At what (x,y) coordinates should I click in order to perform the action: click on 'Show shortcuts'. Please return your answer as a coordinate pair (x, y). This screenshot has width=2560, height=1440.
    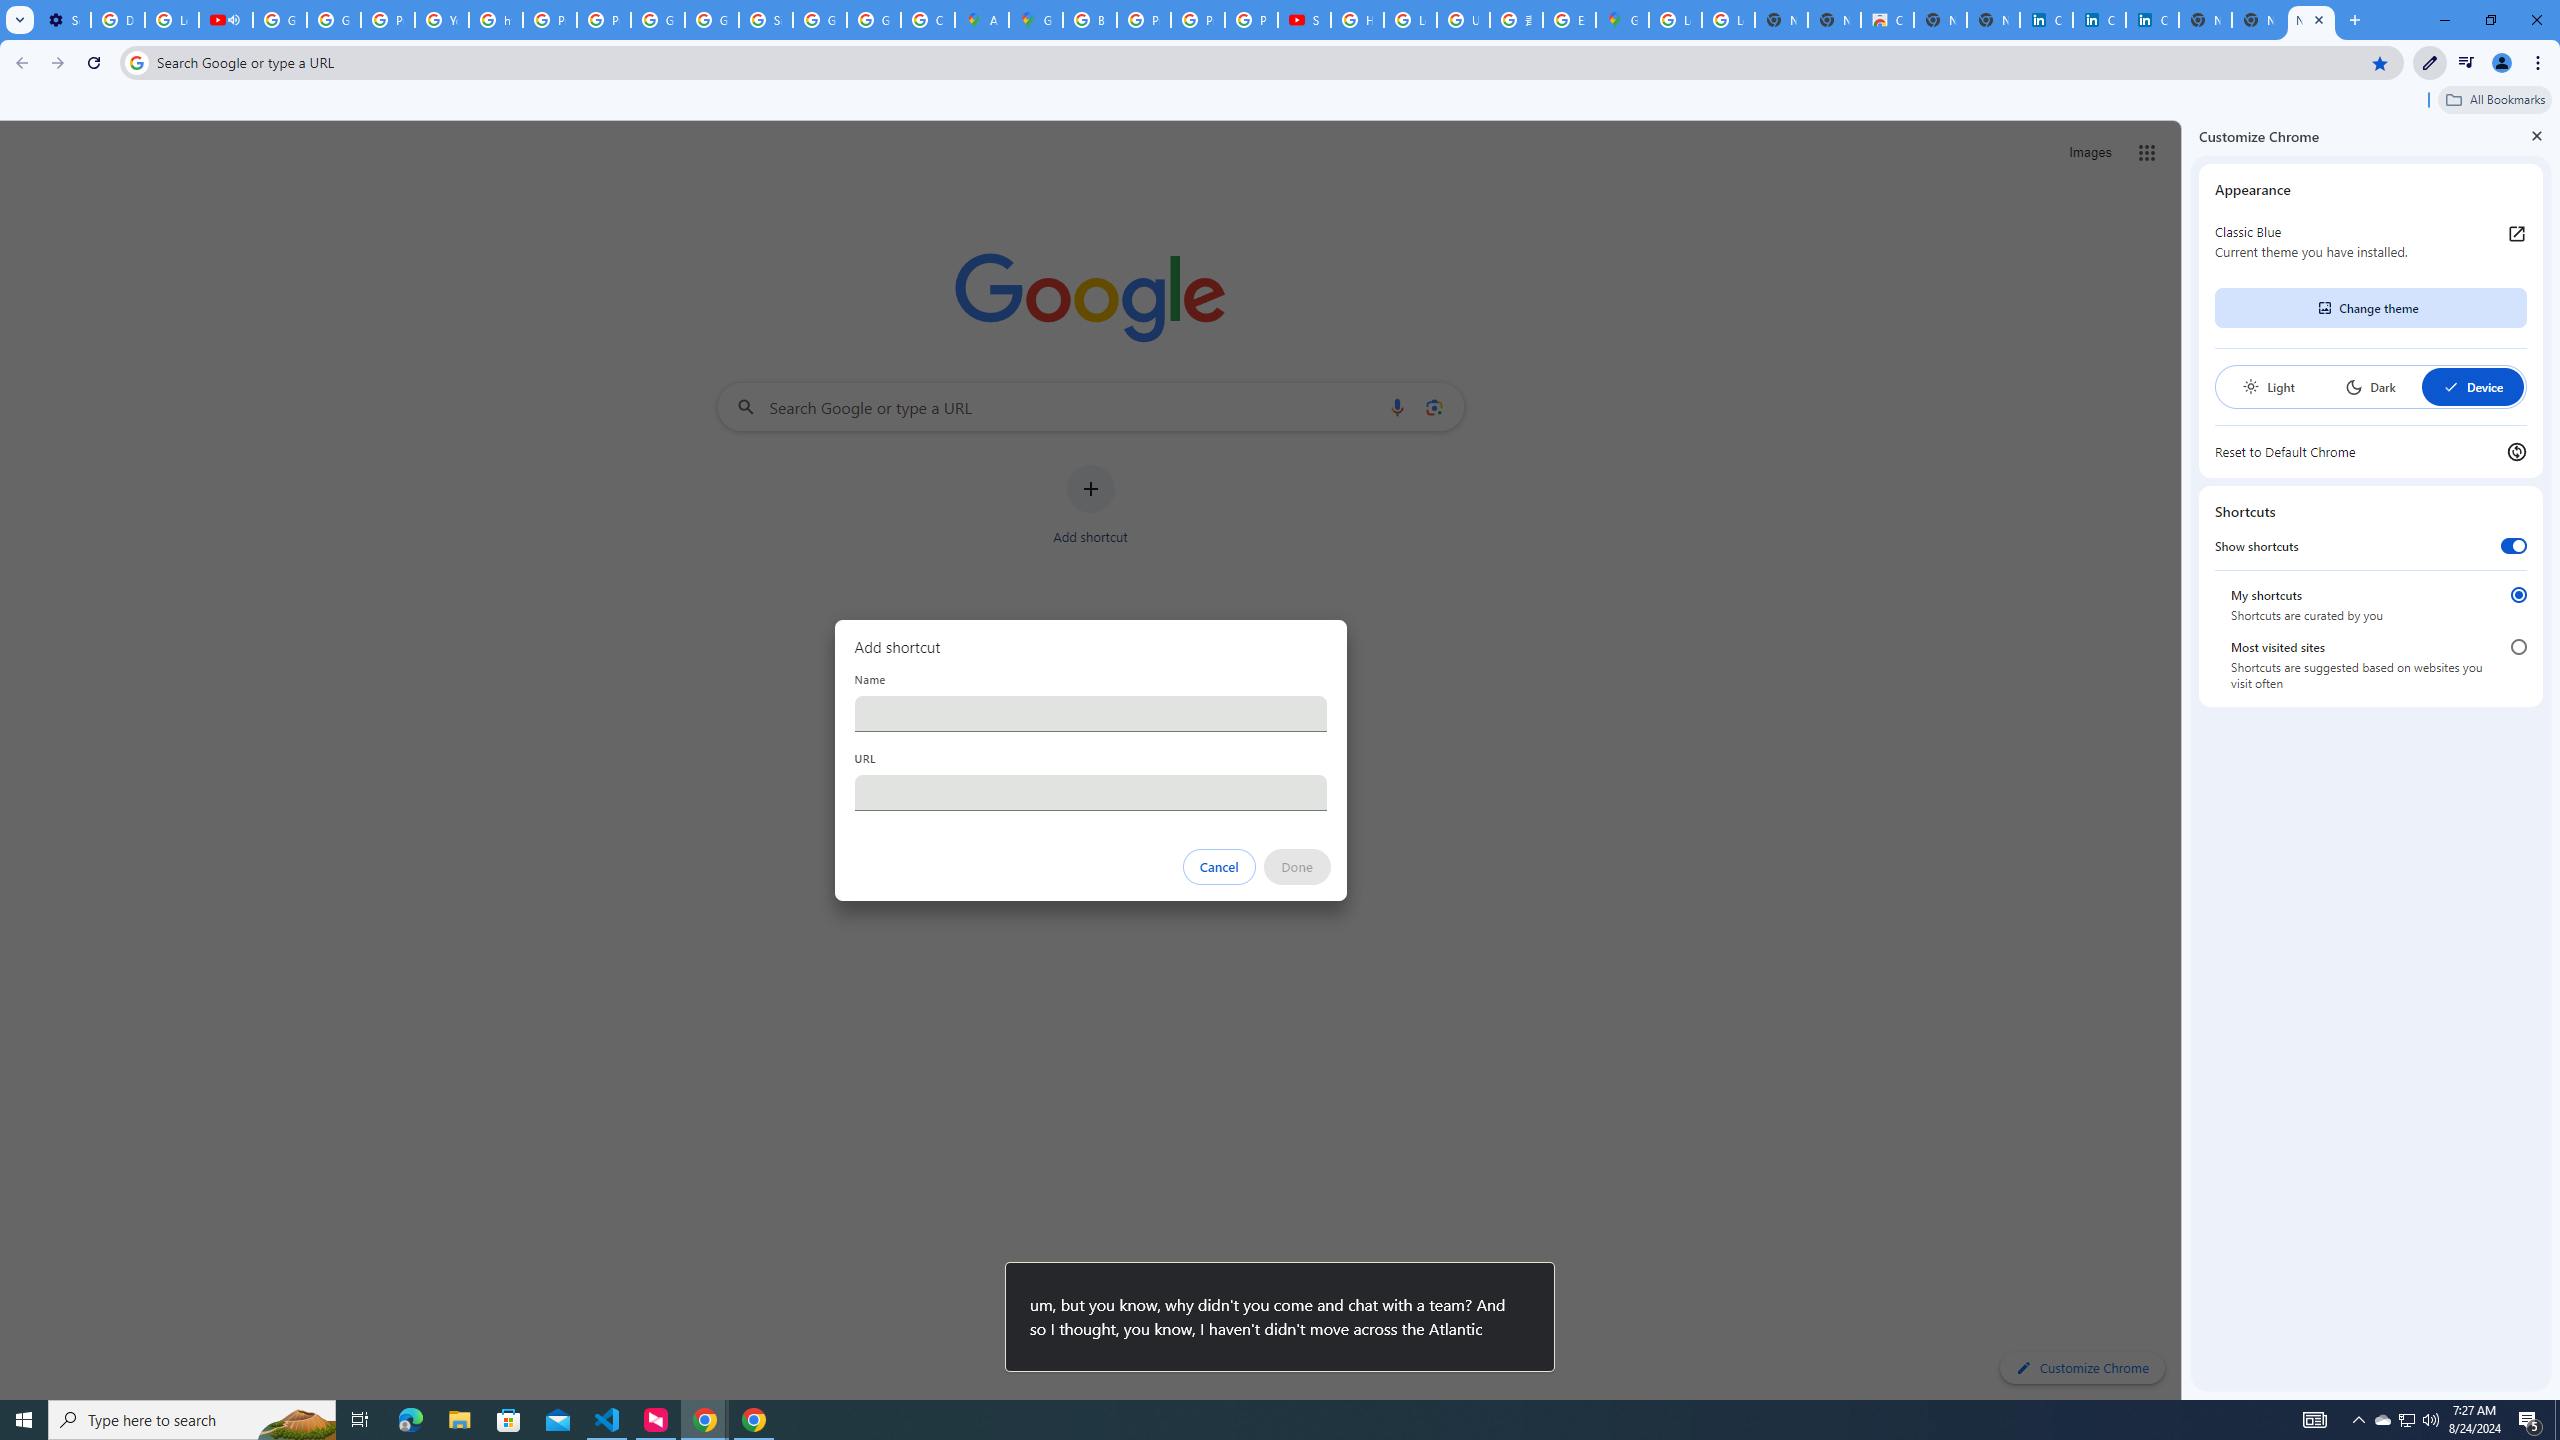
    Looking at the image, I should click on (2512, 545).